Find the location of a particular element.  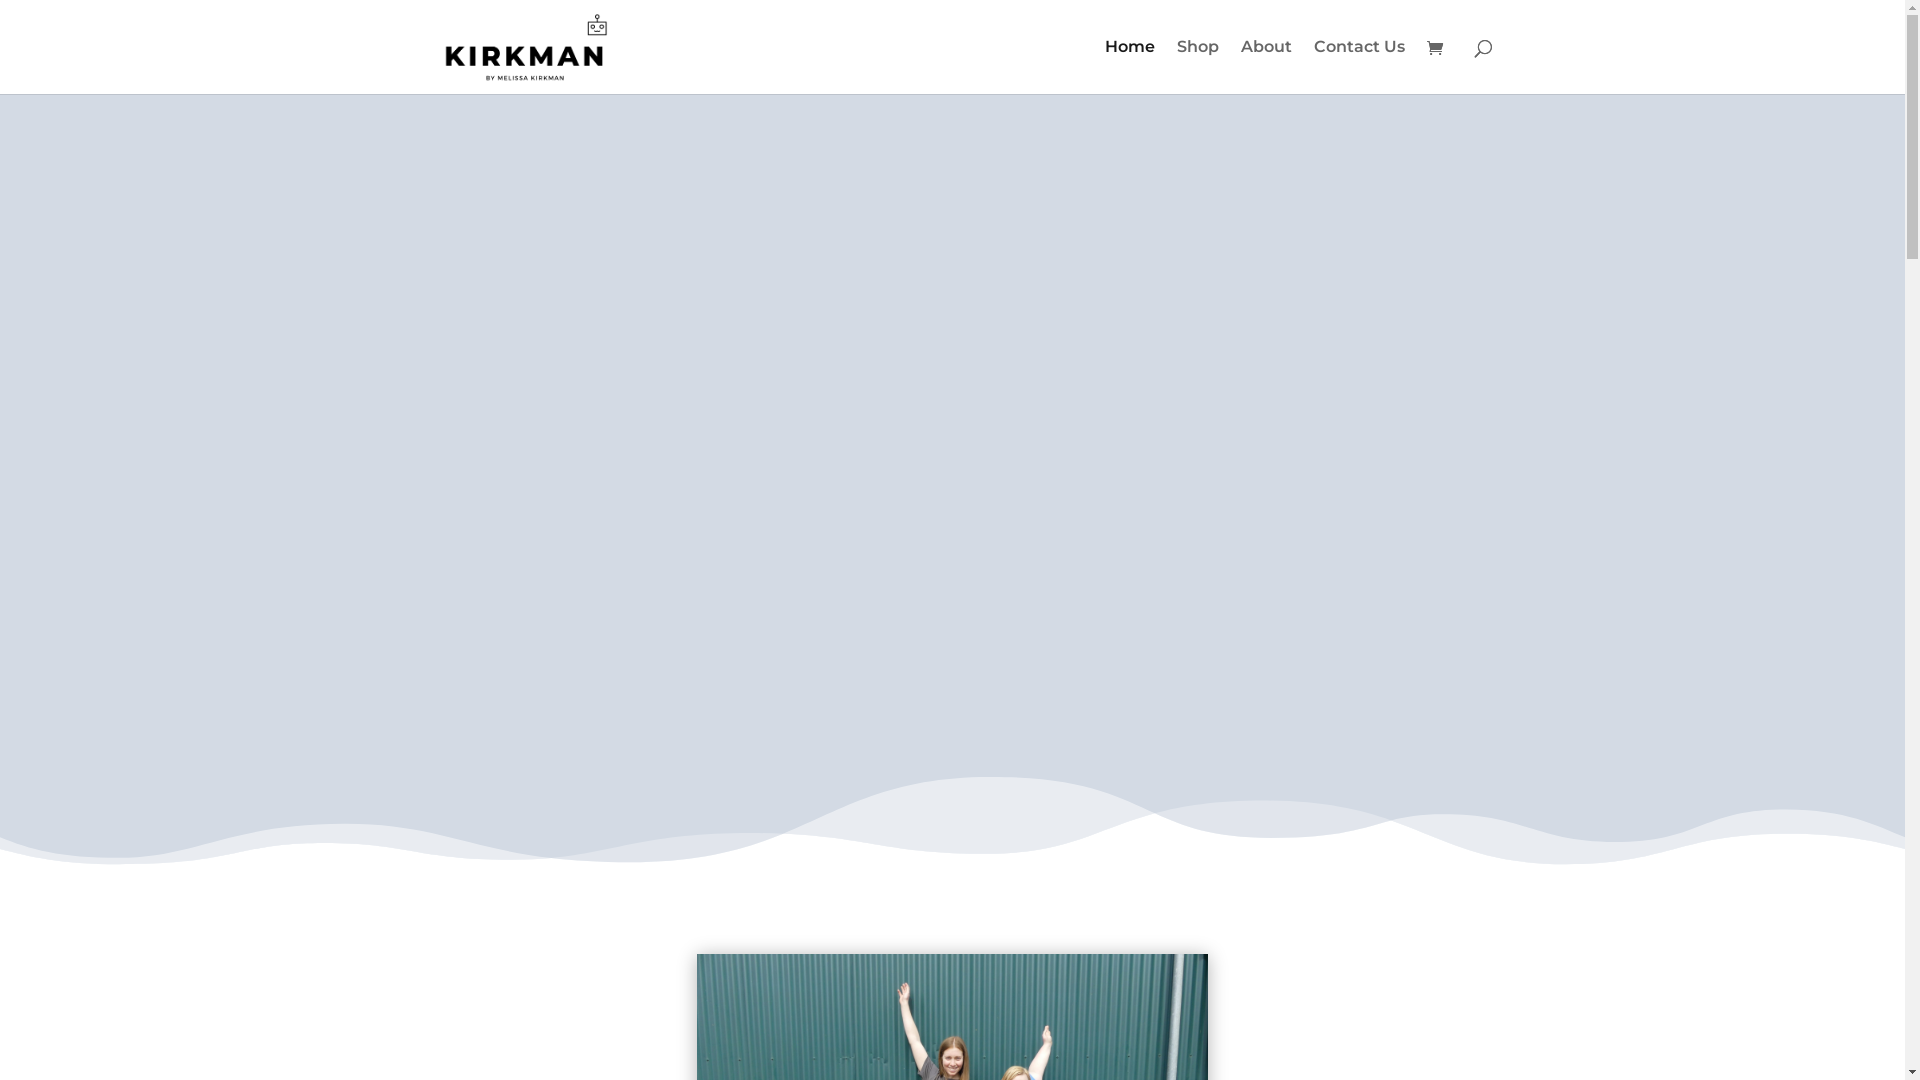

'Contact Us' is located at coordinates (1359, 65).